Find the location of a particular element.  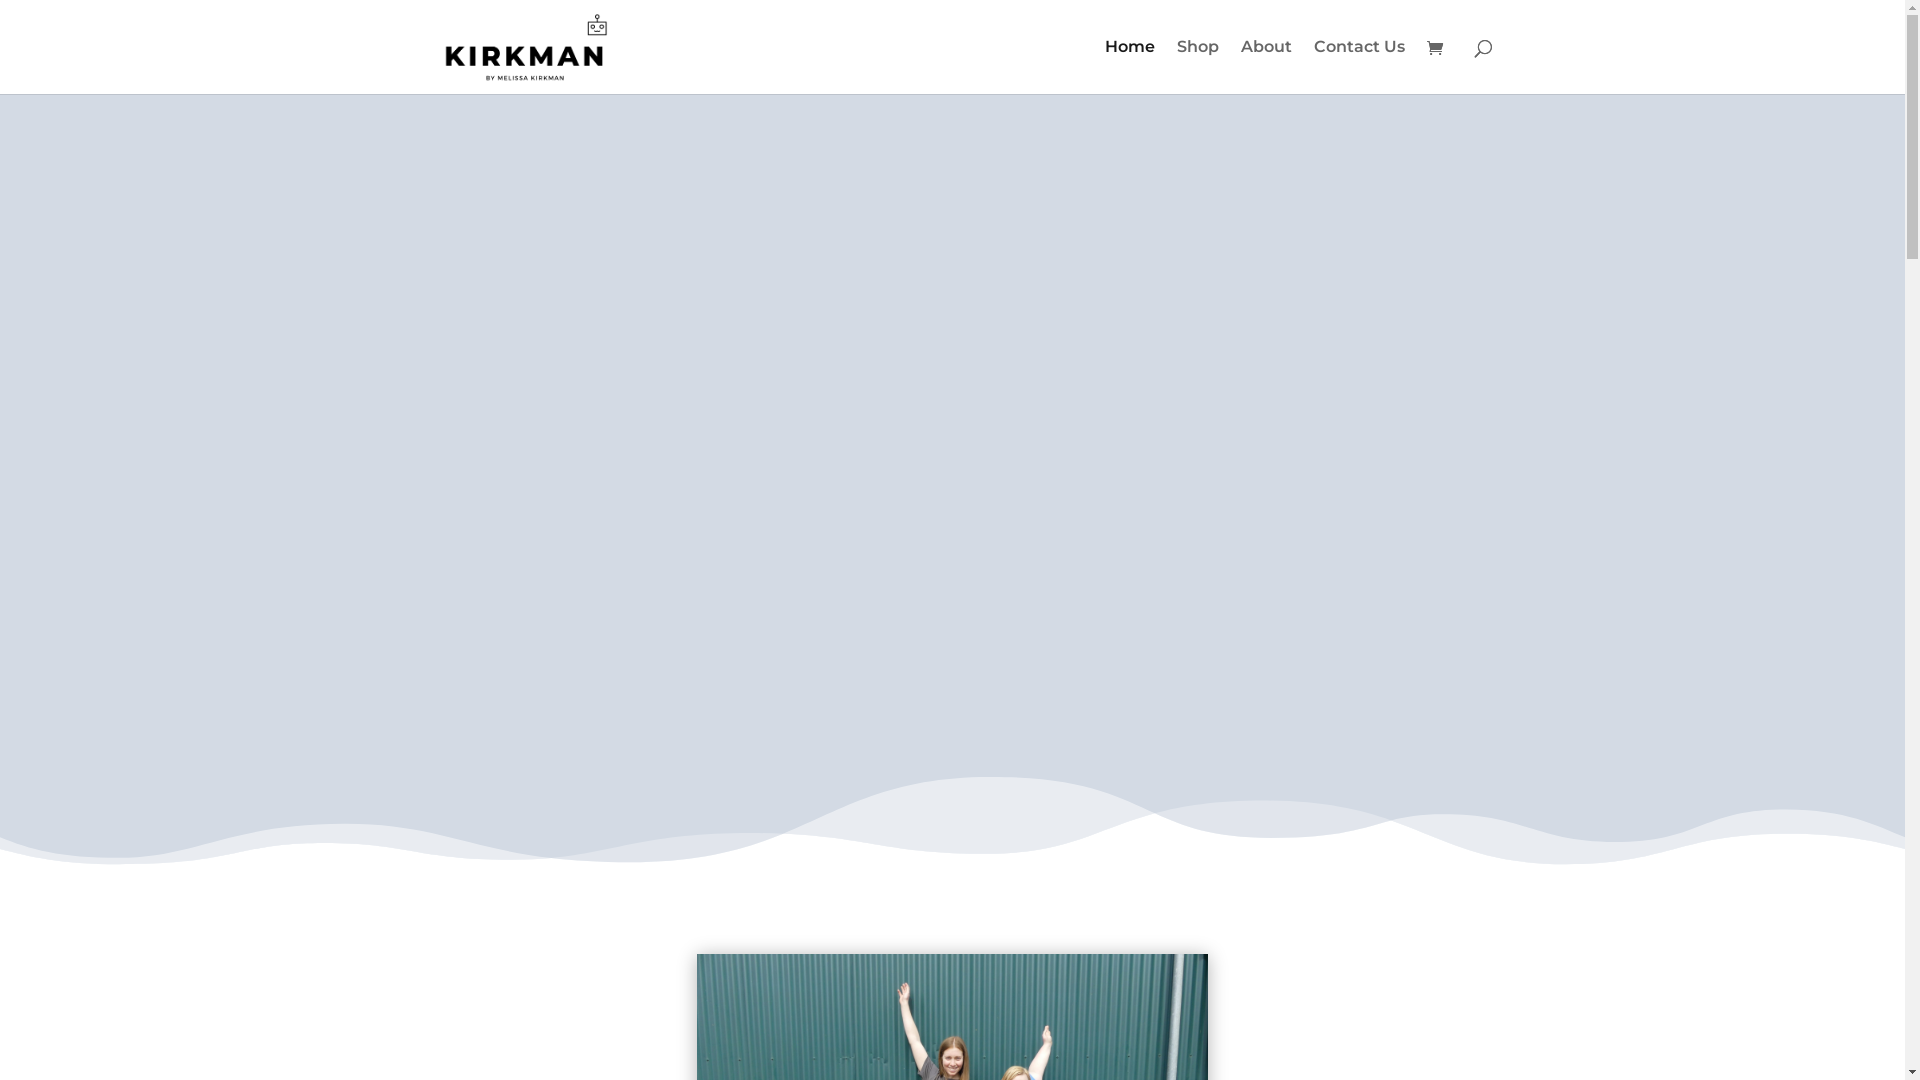

'Contact Us' is located at coordinates (1359, 65).